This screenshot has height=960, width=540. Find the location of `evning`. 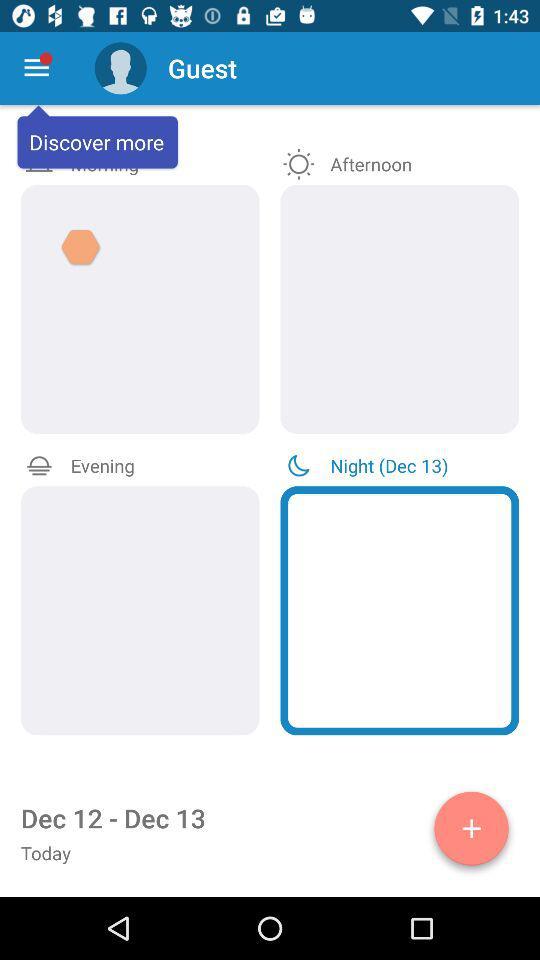

evning is located at coordinates (139, 609).